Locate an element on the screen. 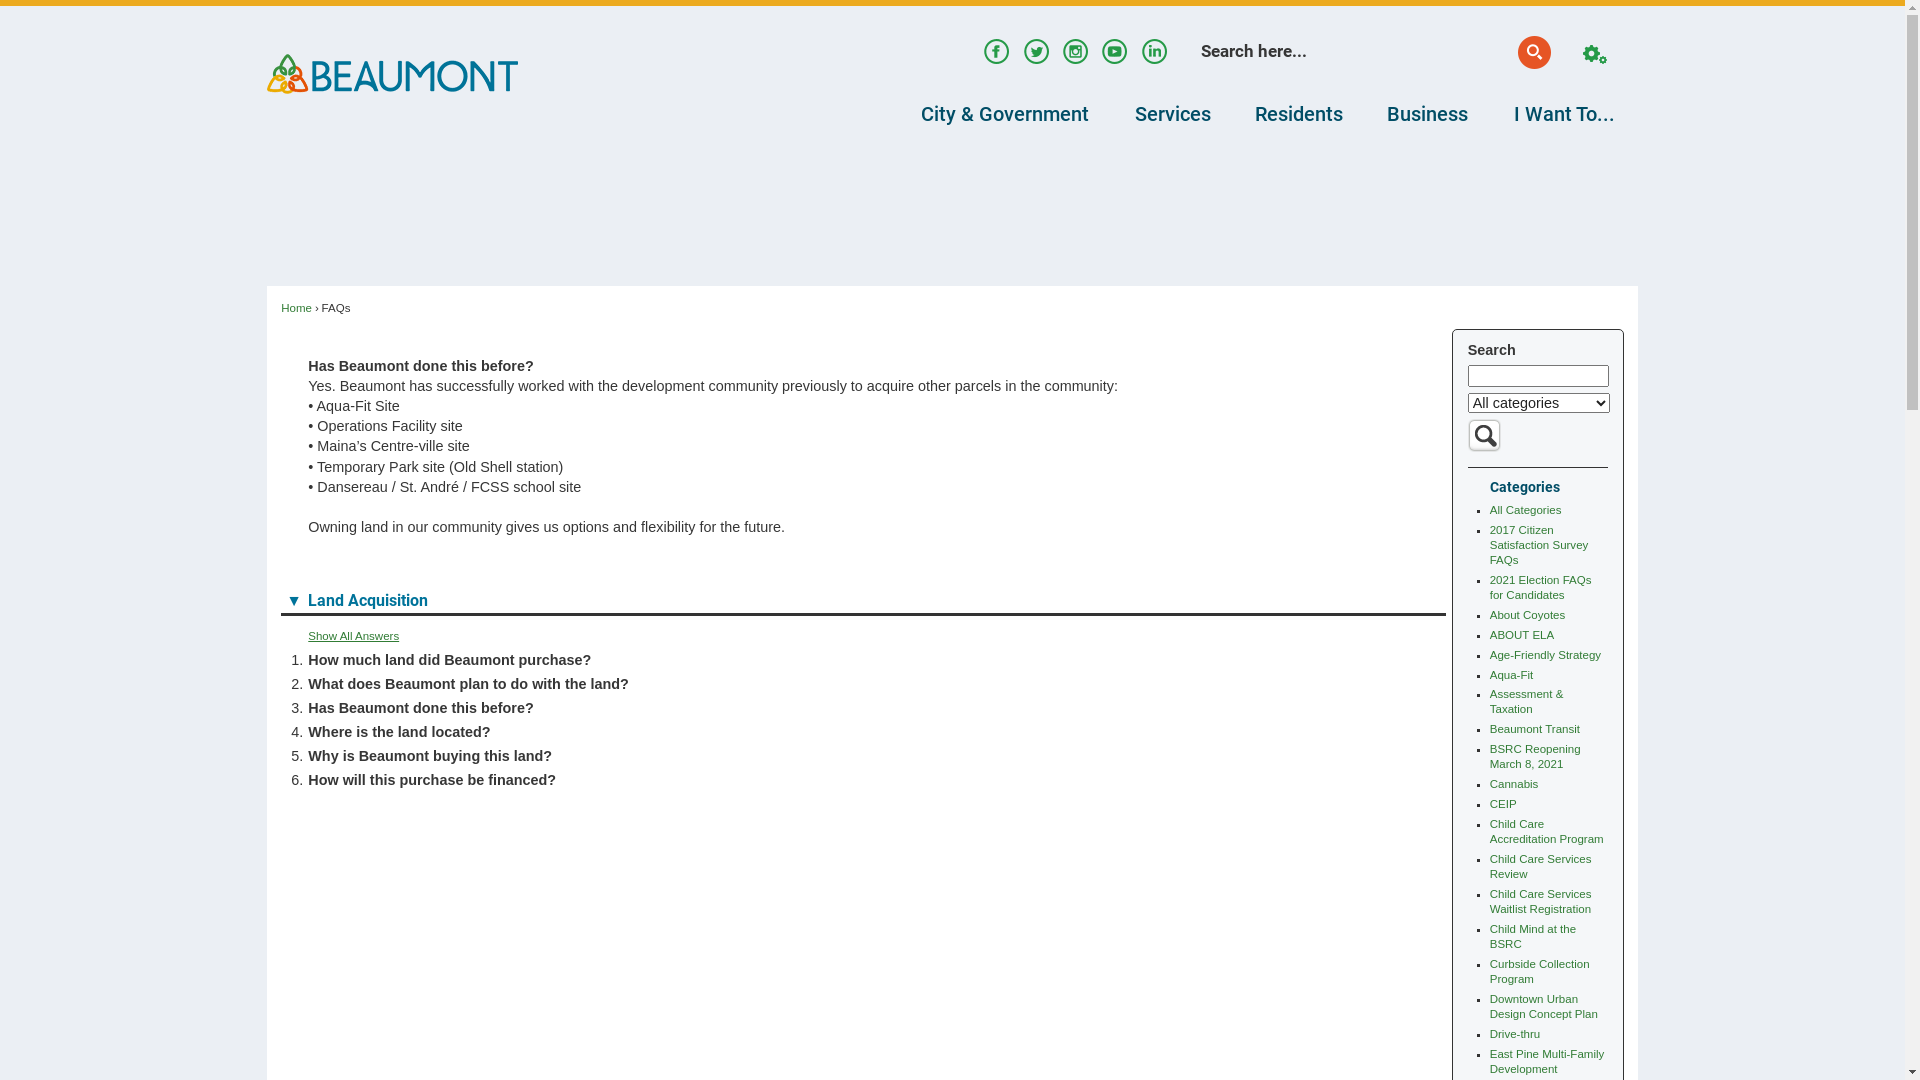 This screenshot has width=1920, height=1080. 'Business' is located at coordinates (1363, 114).